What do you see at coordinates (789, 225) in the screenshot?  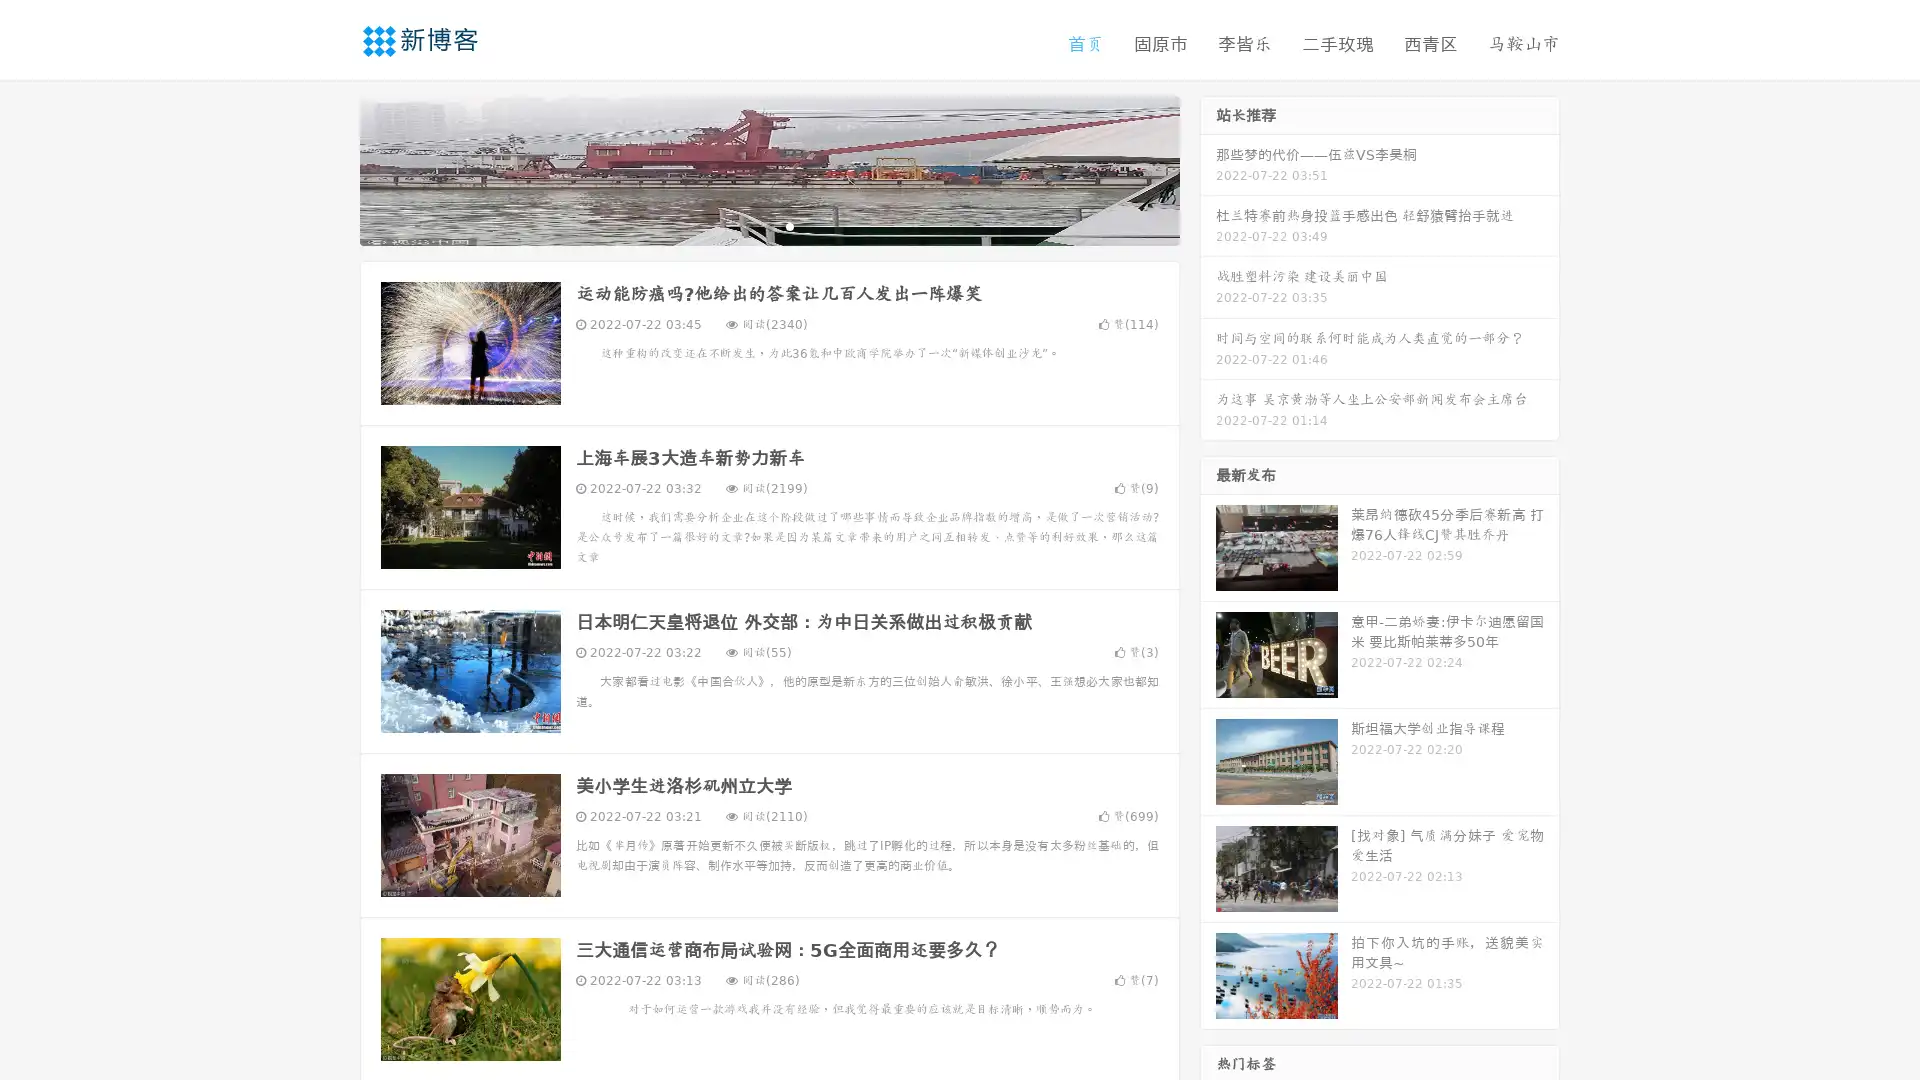 I see `Go to slide 3` at bounding box center [789, 225].